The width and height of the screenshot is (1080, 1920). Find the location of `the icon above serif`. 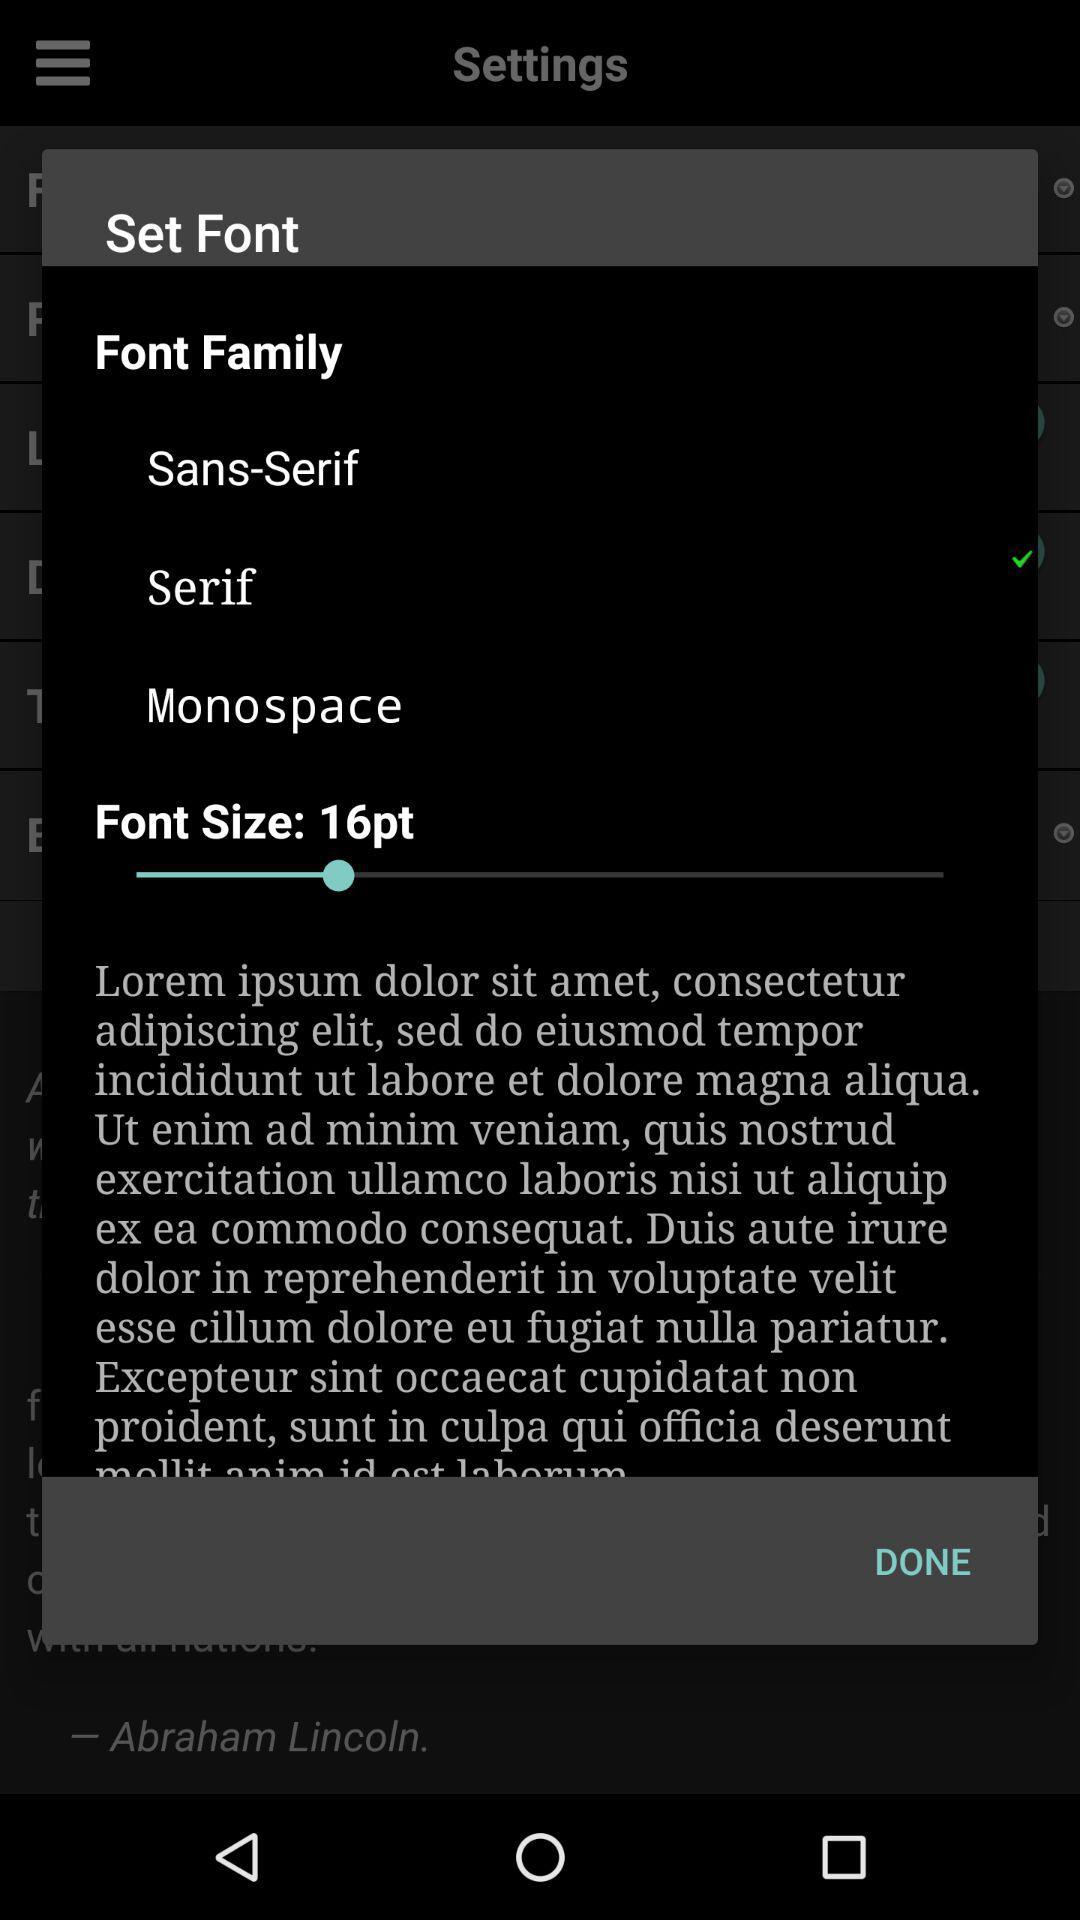

the icon above serif is located at coordinates (566, 465).